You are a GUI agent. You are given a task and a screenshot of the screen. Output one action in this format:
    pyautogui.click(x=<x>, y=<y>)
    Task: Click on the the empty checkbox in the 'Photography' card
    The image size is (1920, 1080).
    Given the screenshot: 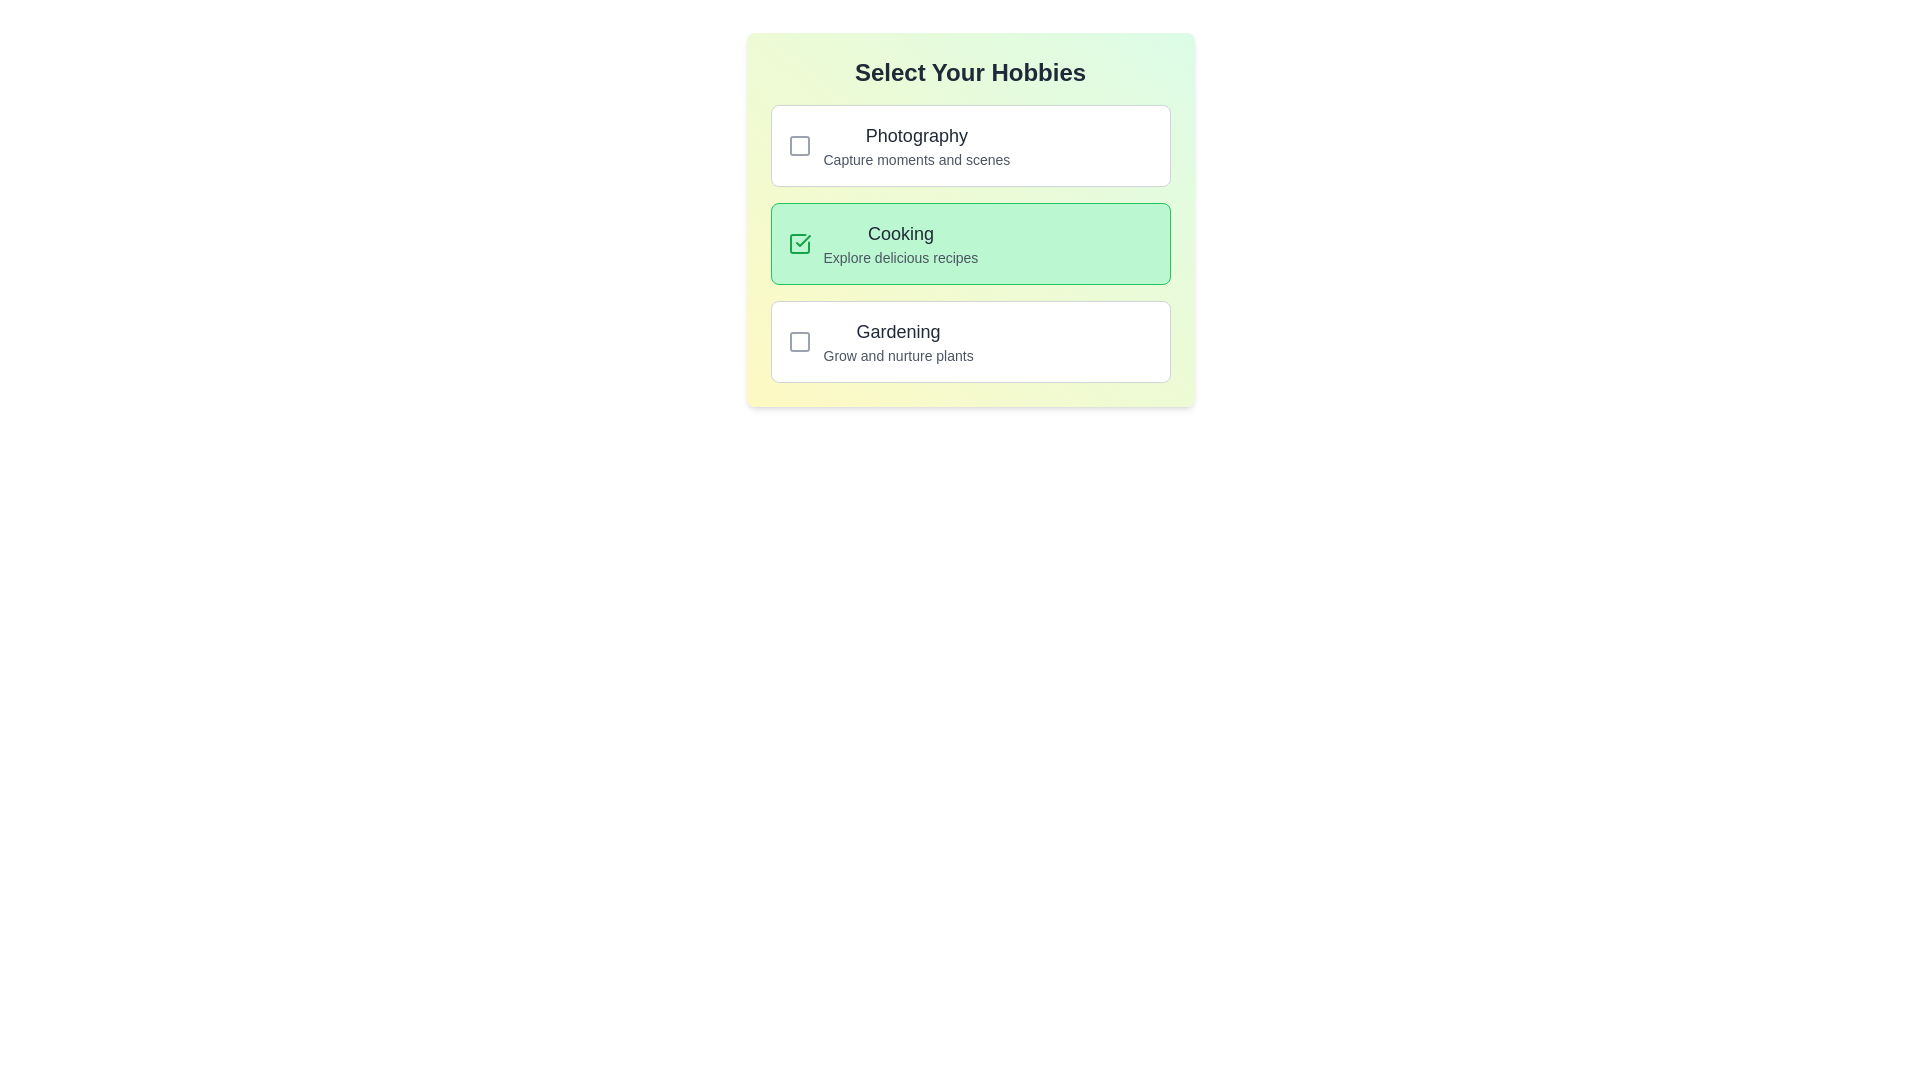 What is the action you would take?
    pyautogui.click(x=970, y=145)
    